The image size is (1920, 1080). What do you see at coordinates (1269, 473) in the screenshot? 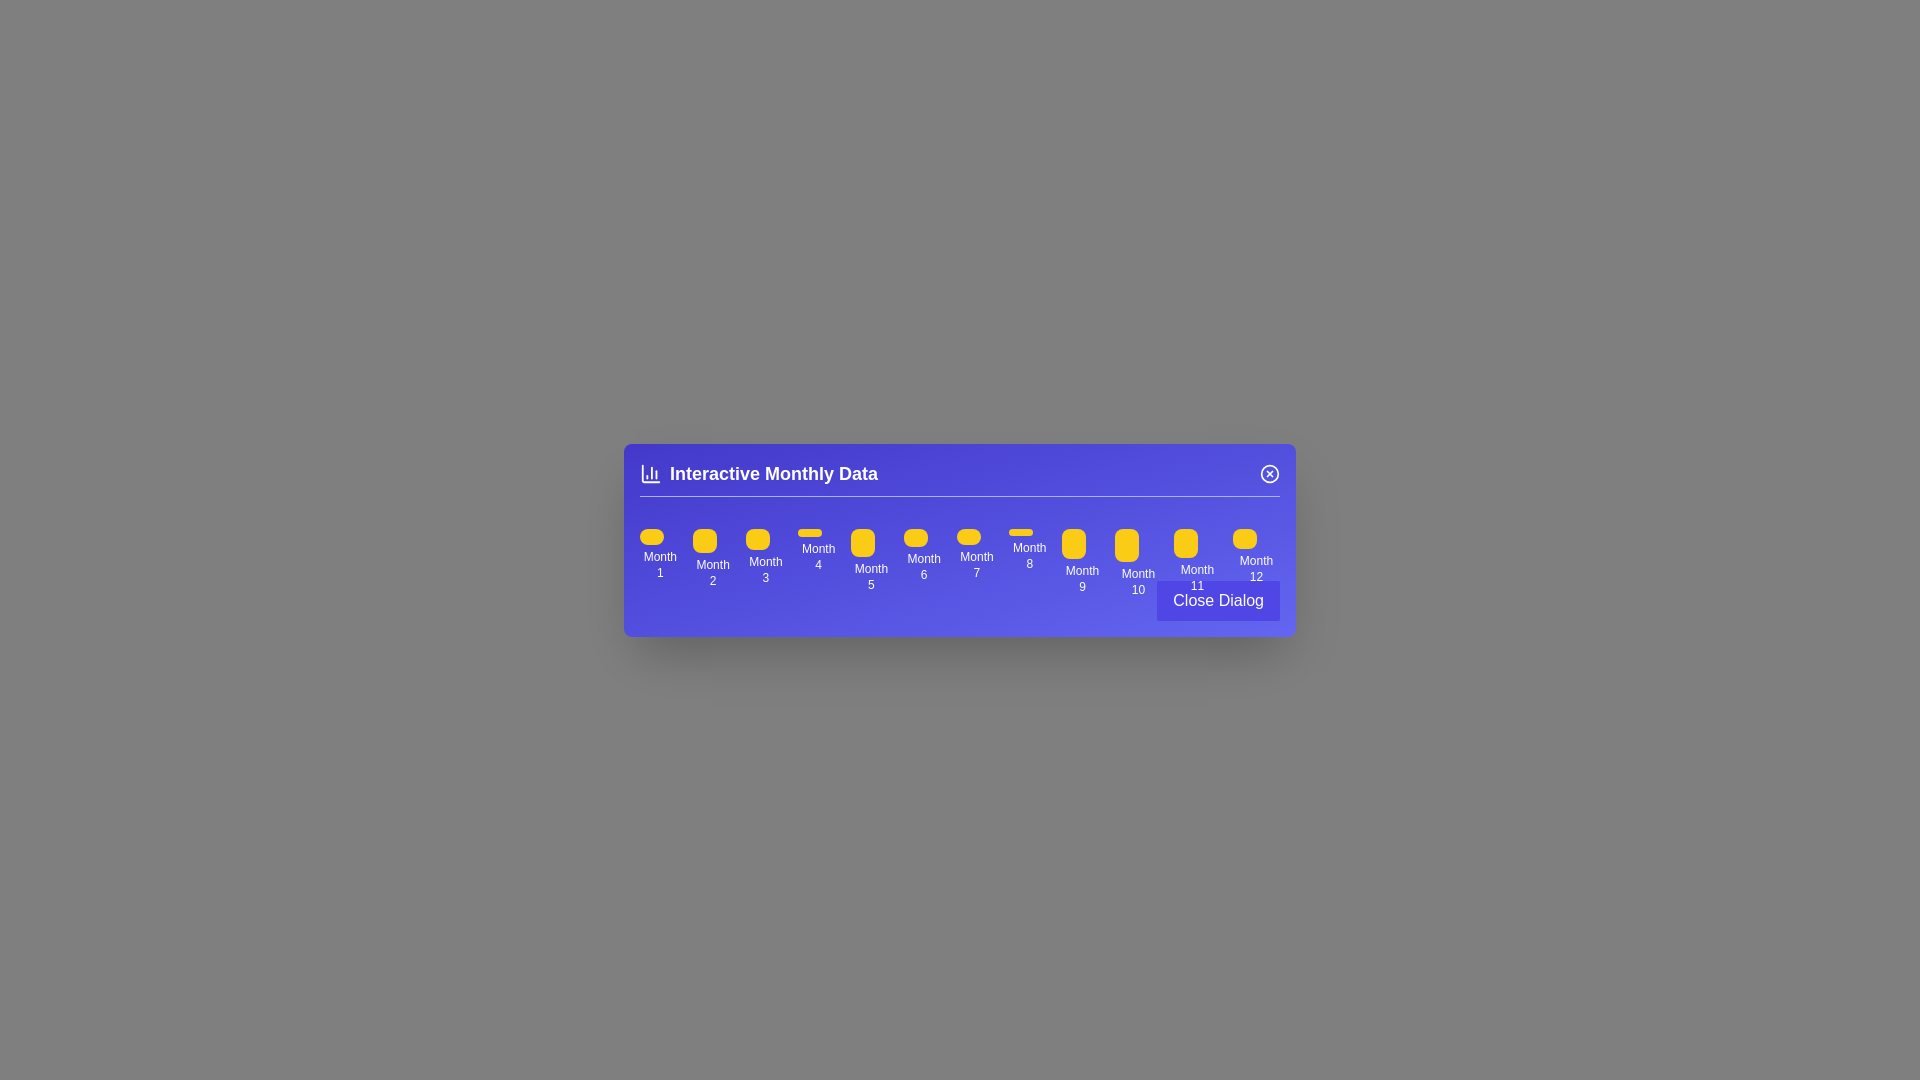
I see `'X' icon in the header to close the dialog` at bounding box center [1269, 473].